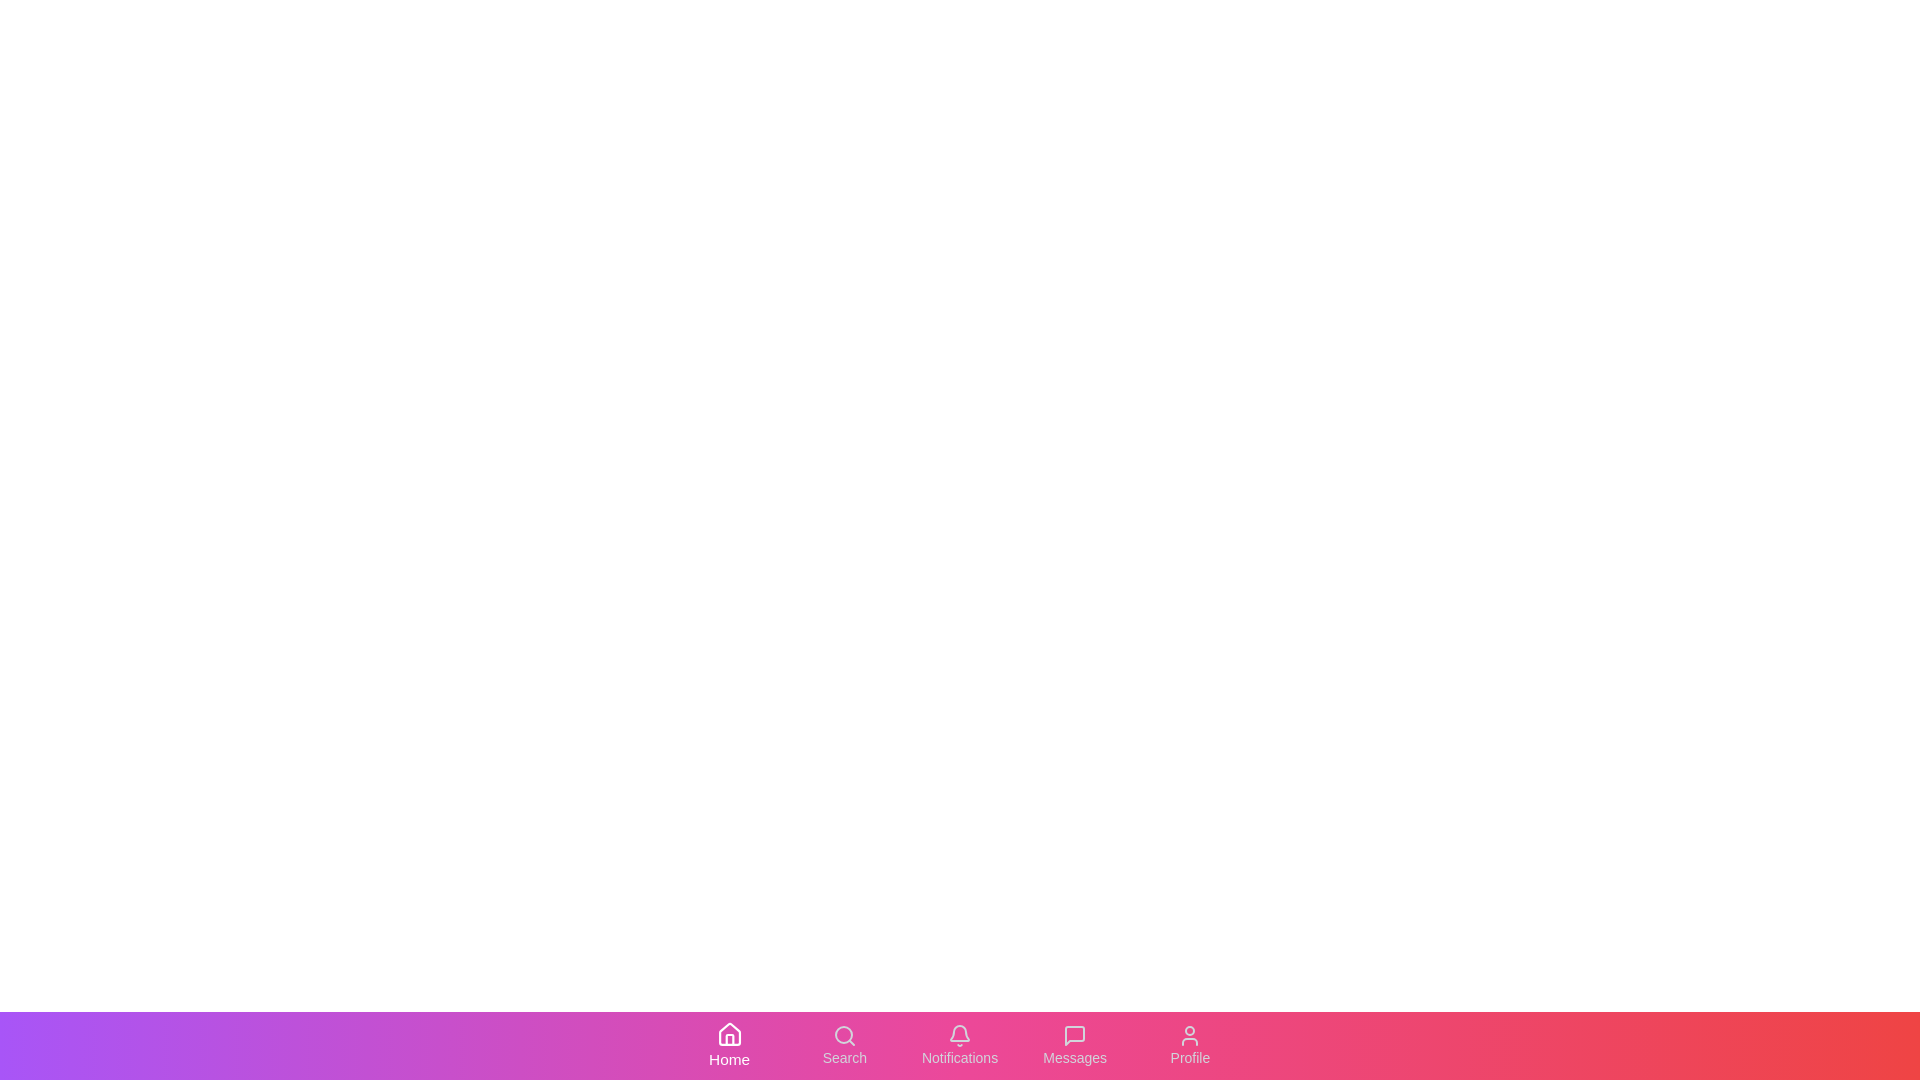 This screenshot has width=1920, height=1080. What do you see at coordinates (960, 1044) in the screenshot?
I see `the 'Notifications' tab in the bottom navigation bar` at bounding box center [960, 1044].